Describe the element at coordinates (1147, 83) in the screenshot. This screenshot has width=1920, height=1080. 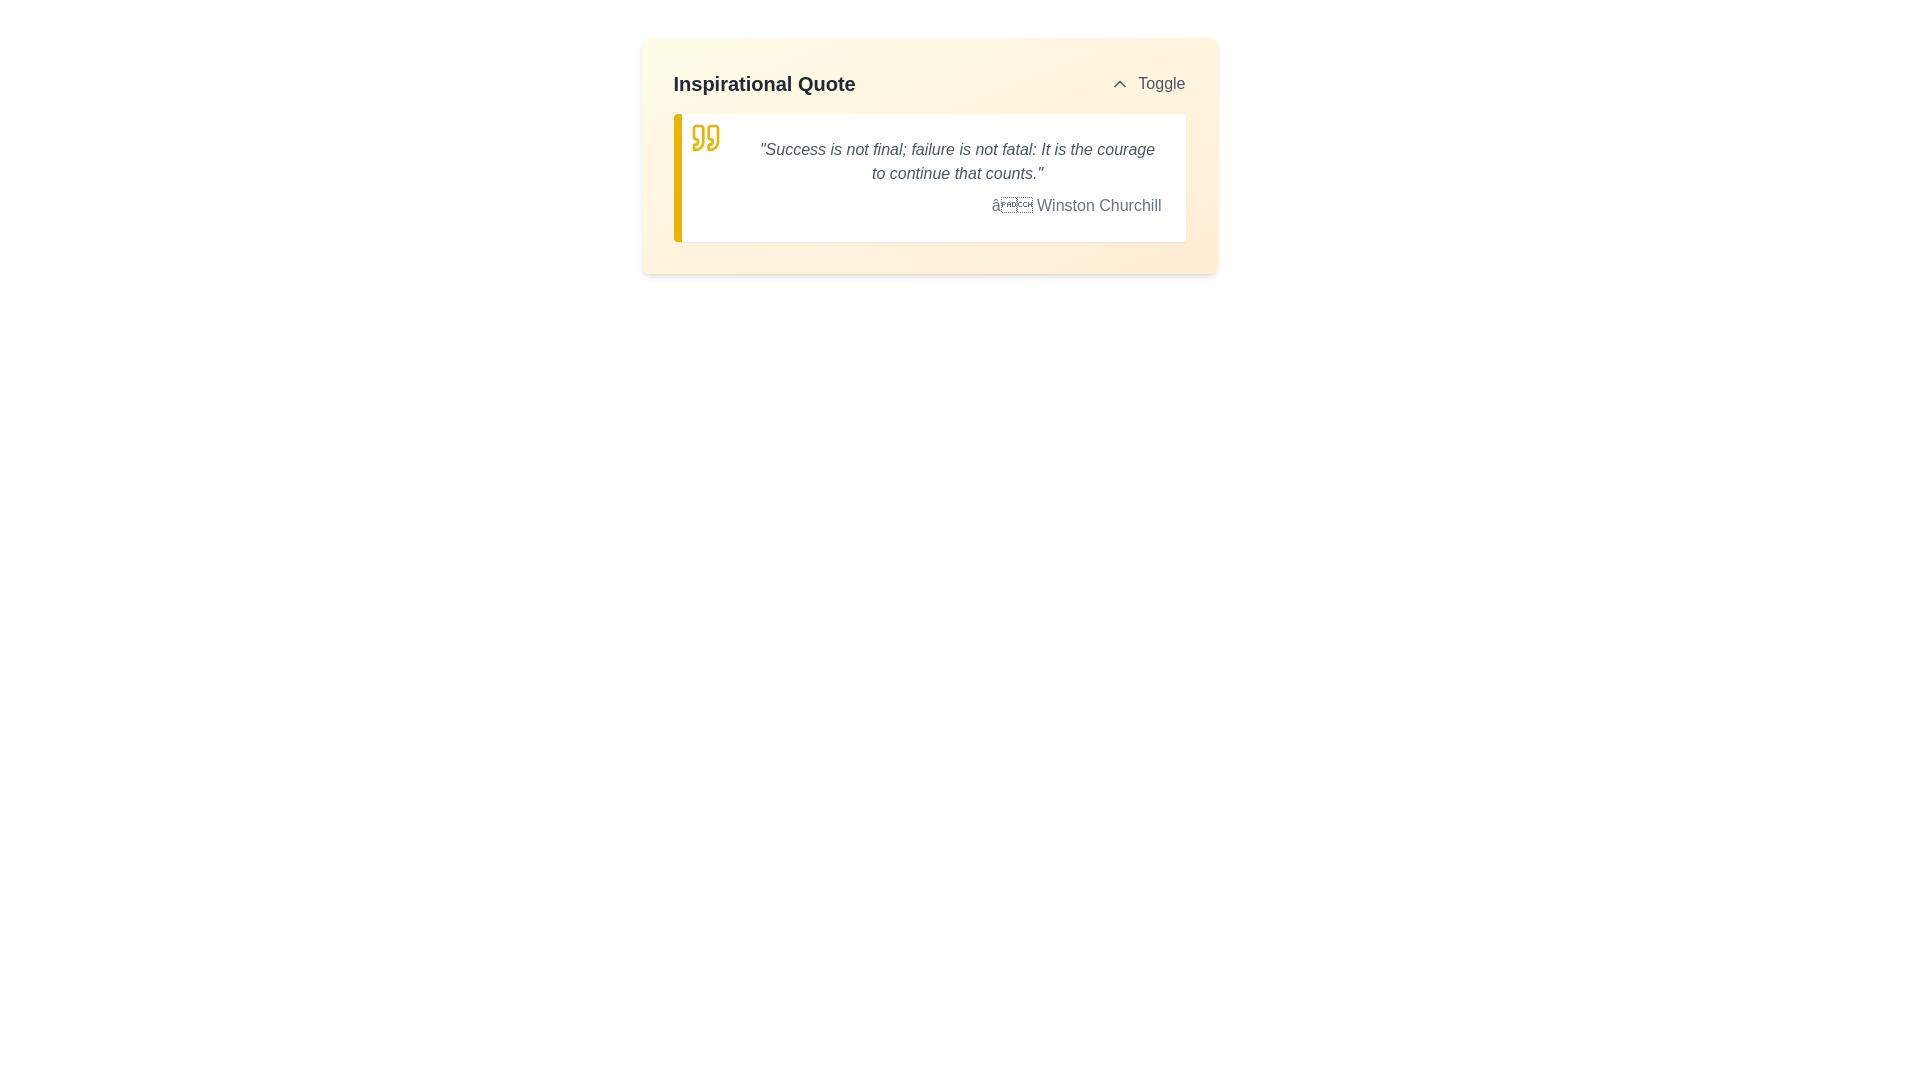
I see `the toggle button located in the top-right corner of the header section, adjacent to the 'Inspirational Quote' title` at that location.